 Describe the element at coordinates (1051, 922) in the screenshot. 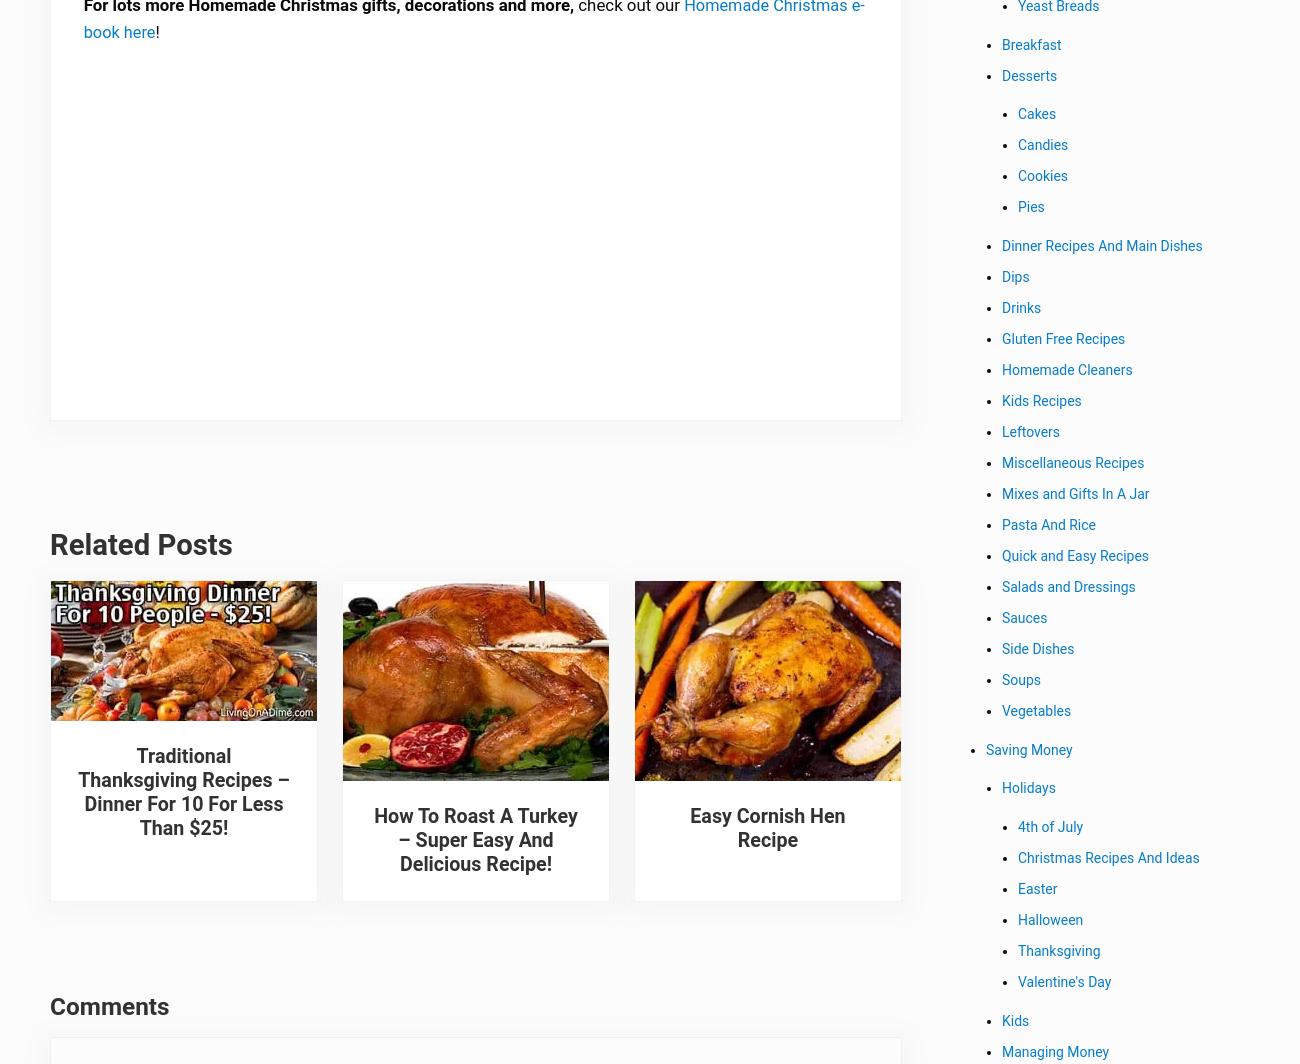

I see `'Halloween'` at that location.